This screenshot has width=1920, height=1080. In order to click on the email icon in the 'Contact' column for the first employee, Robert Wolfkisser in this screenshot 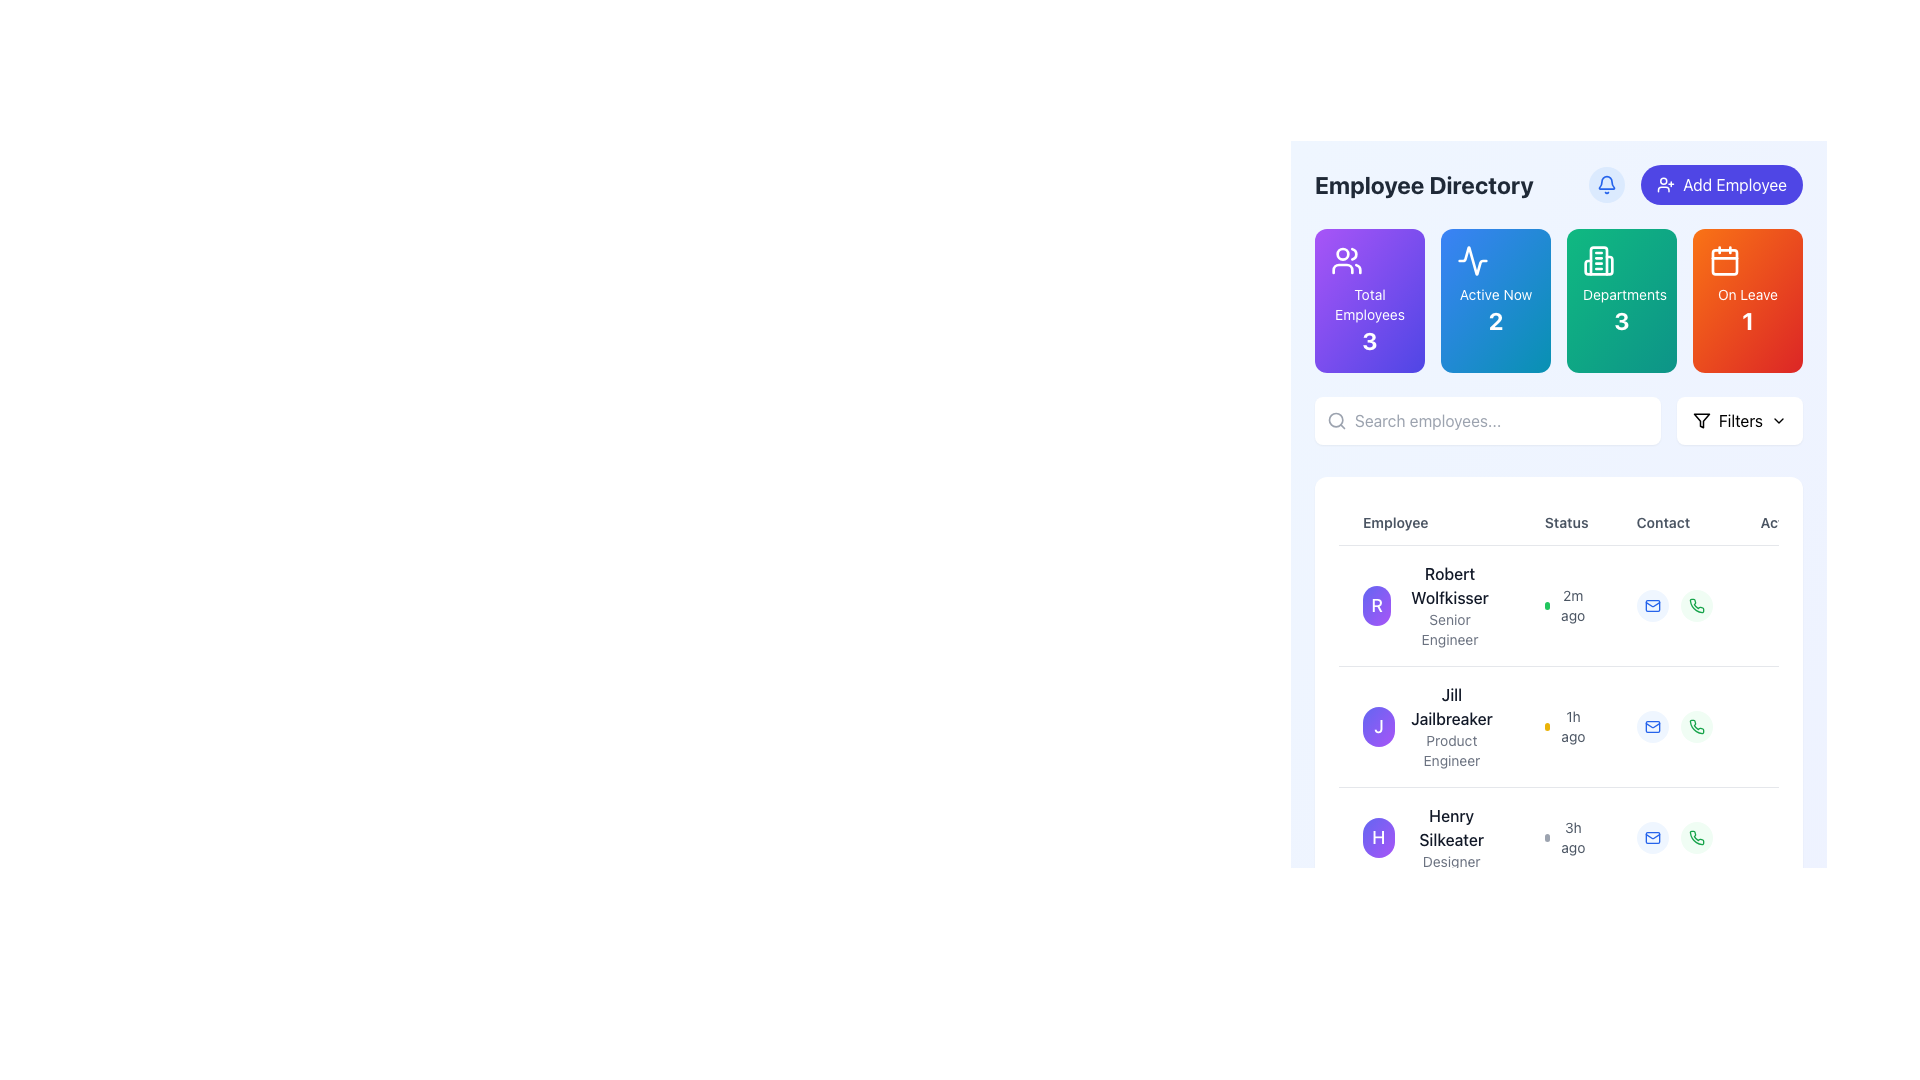, I will do `click(1652, 604)`.